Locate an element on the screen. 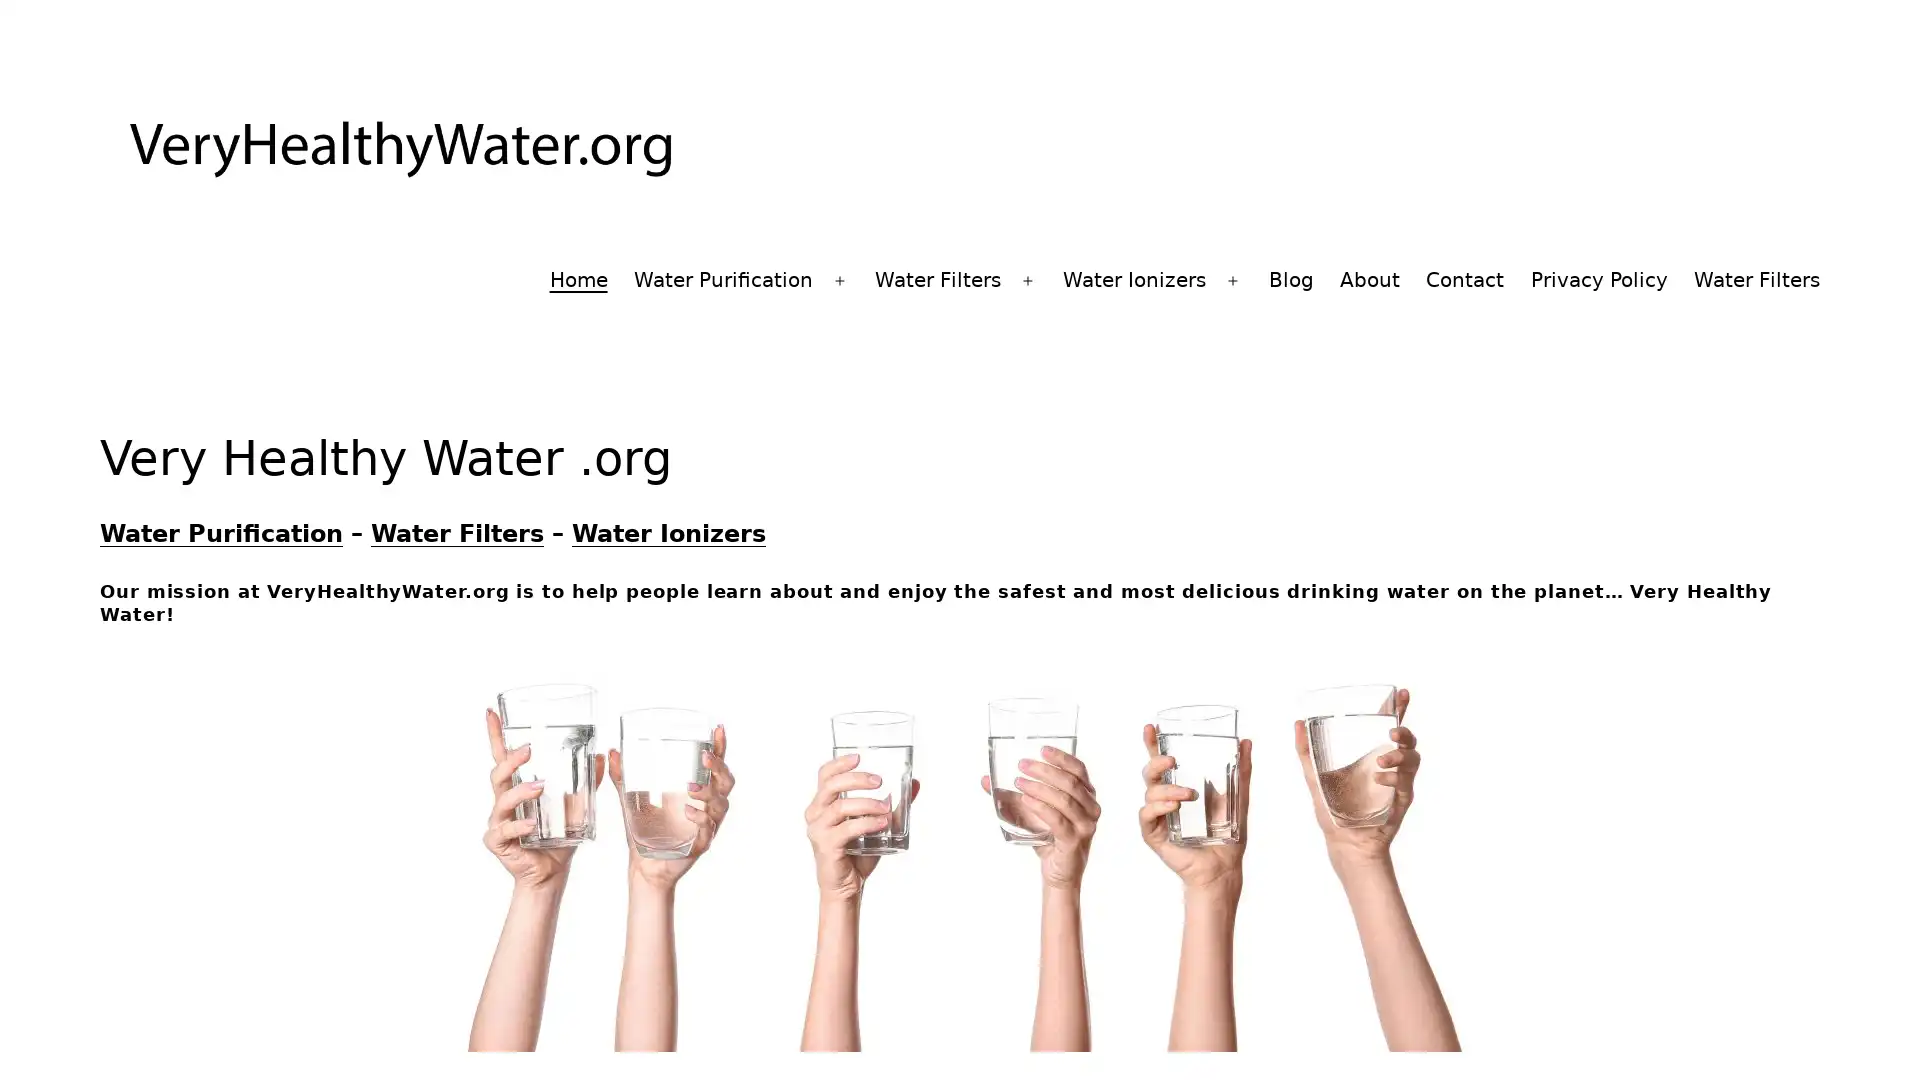 The width and height of the screenshot is (1920, 1080). Open menu is located at coordinates (1232, 281).